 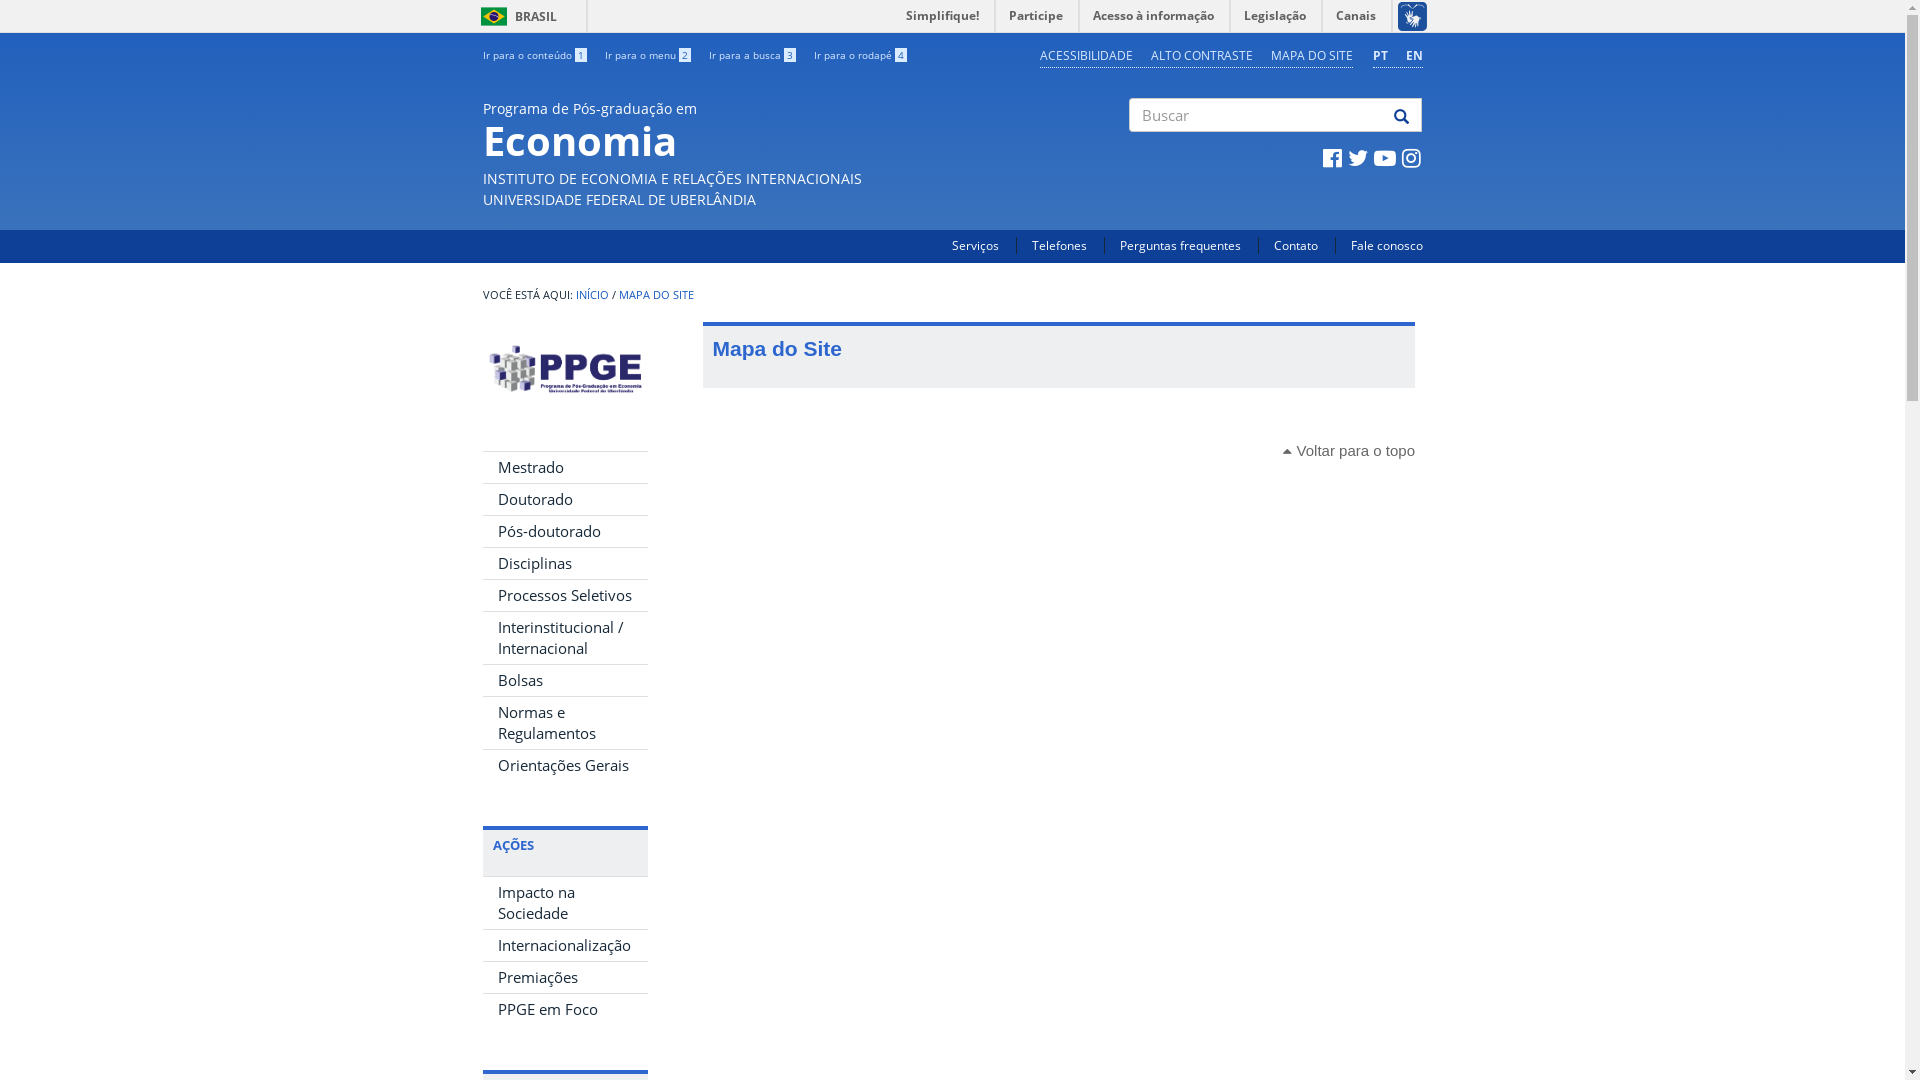 I want to click on 'Interinstitucional / Internacional', so click(x=563, y=637).